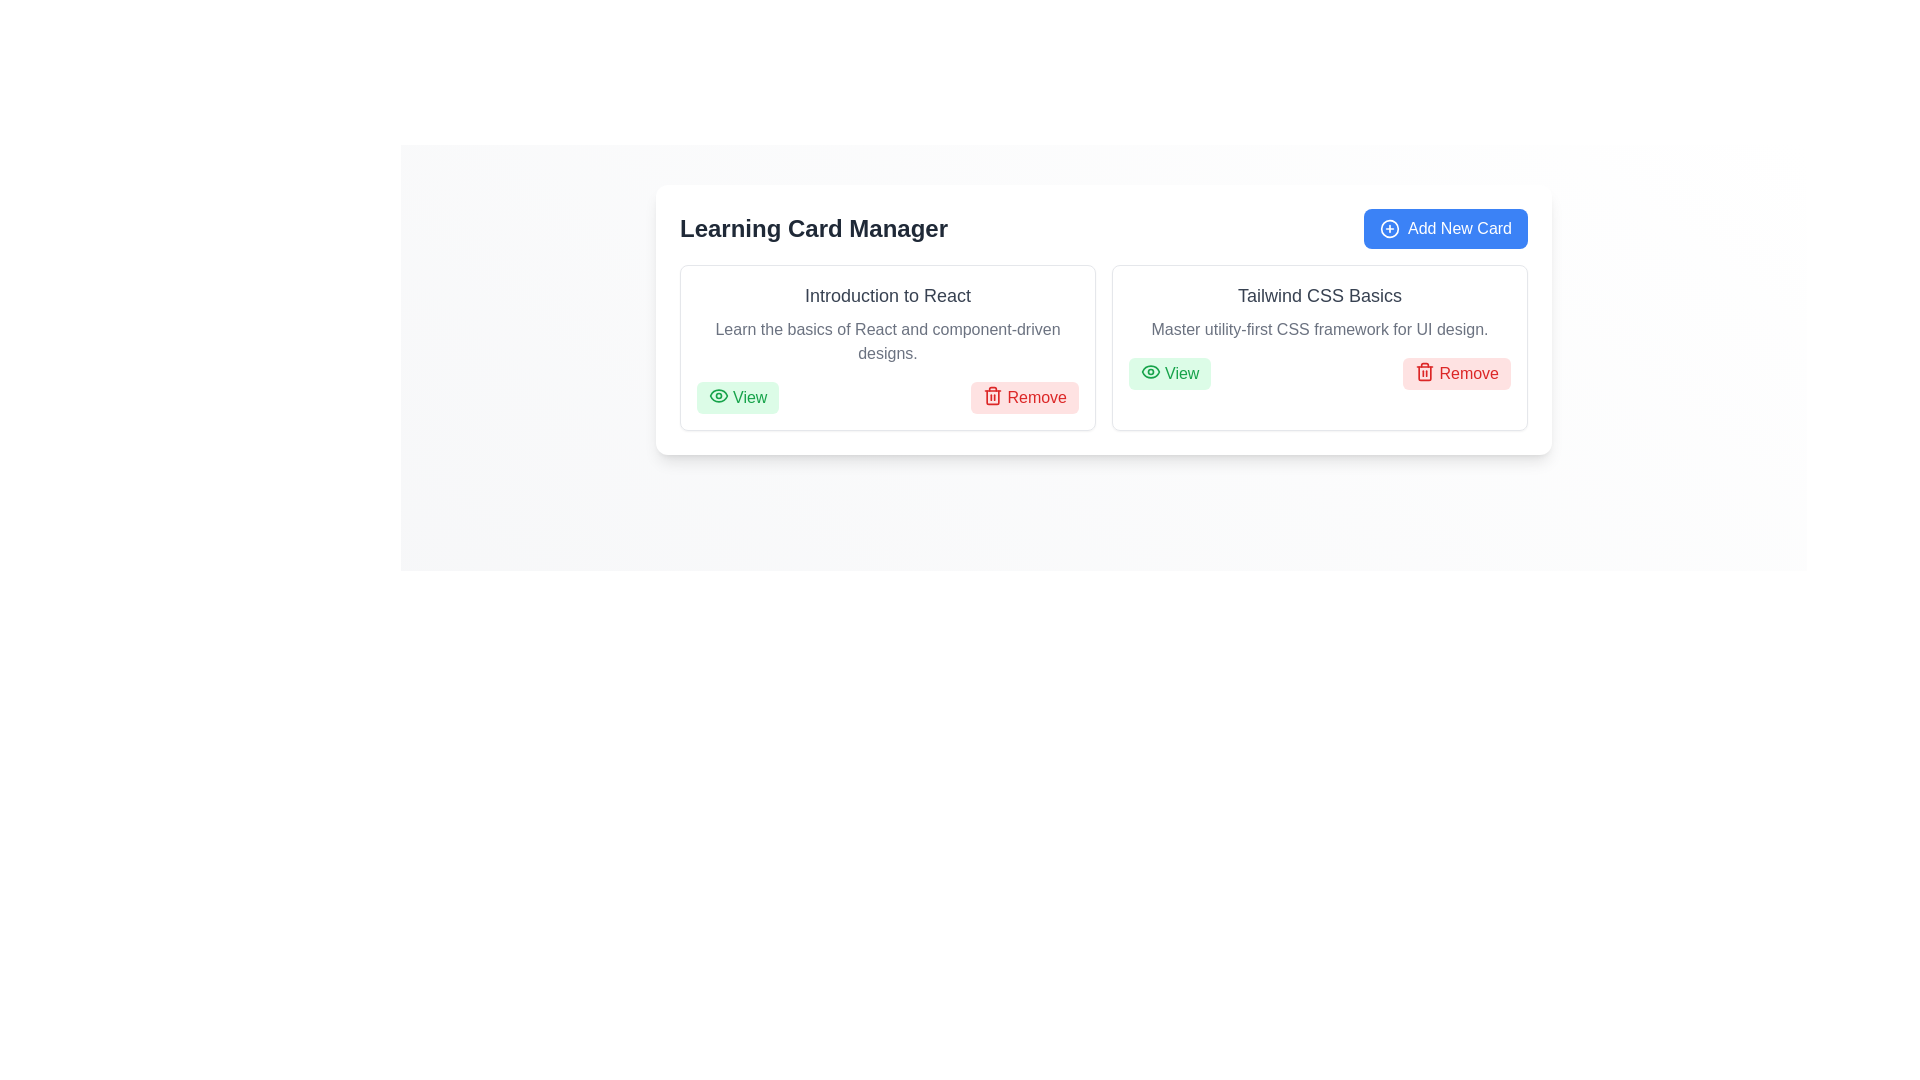 Image resolution: width=1920 pixels, height=1080 pixels. I want to click on the delete button located in the bottom right corner of the 'Introduction to React' card in the 'Learning Card Manager' section, so click(1025, 397).